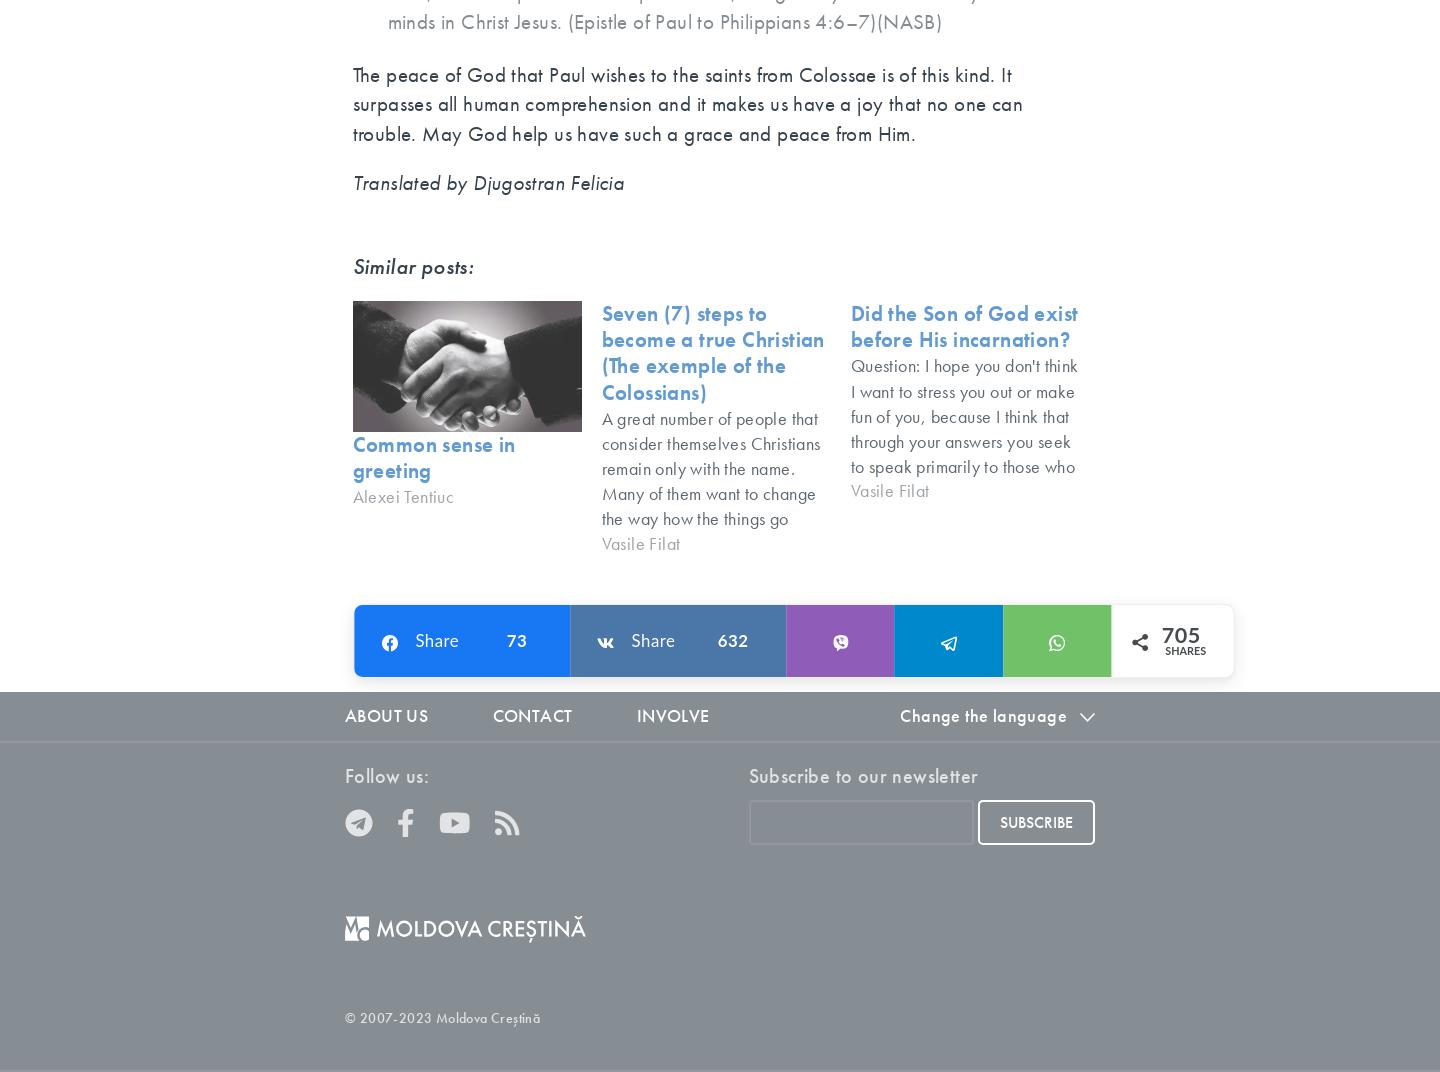 Image resolution: width=1440 pixels, height=1072 pixels. I want to click on 'Subscribe to our newsletter', so click(861, 774).